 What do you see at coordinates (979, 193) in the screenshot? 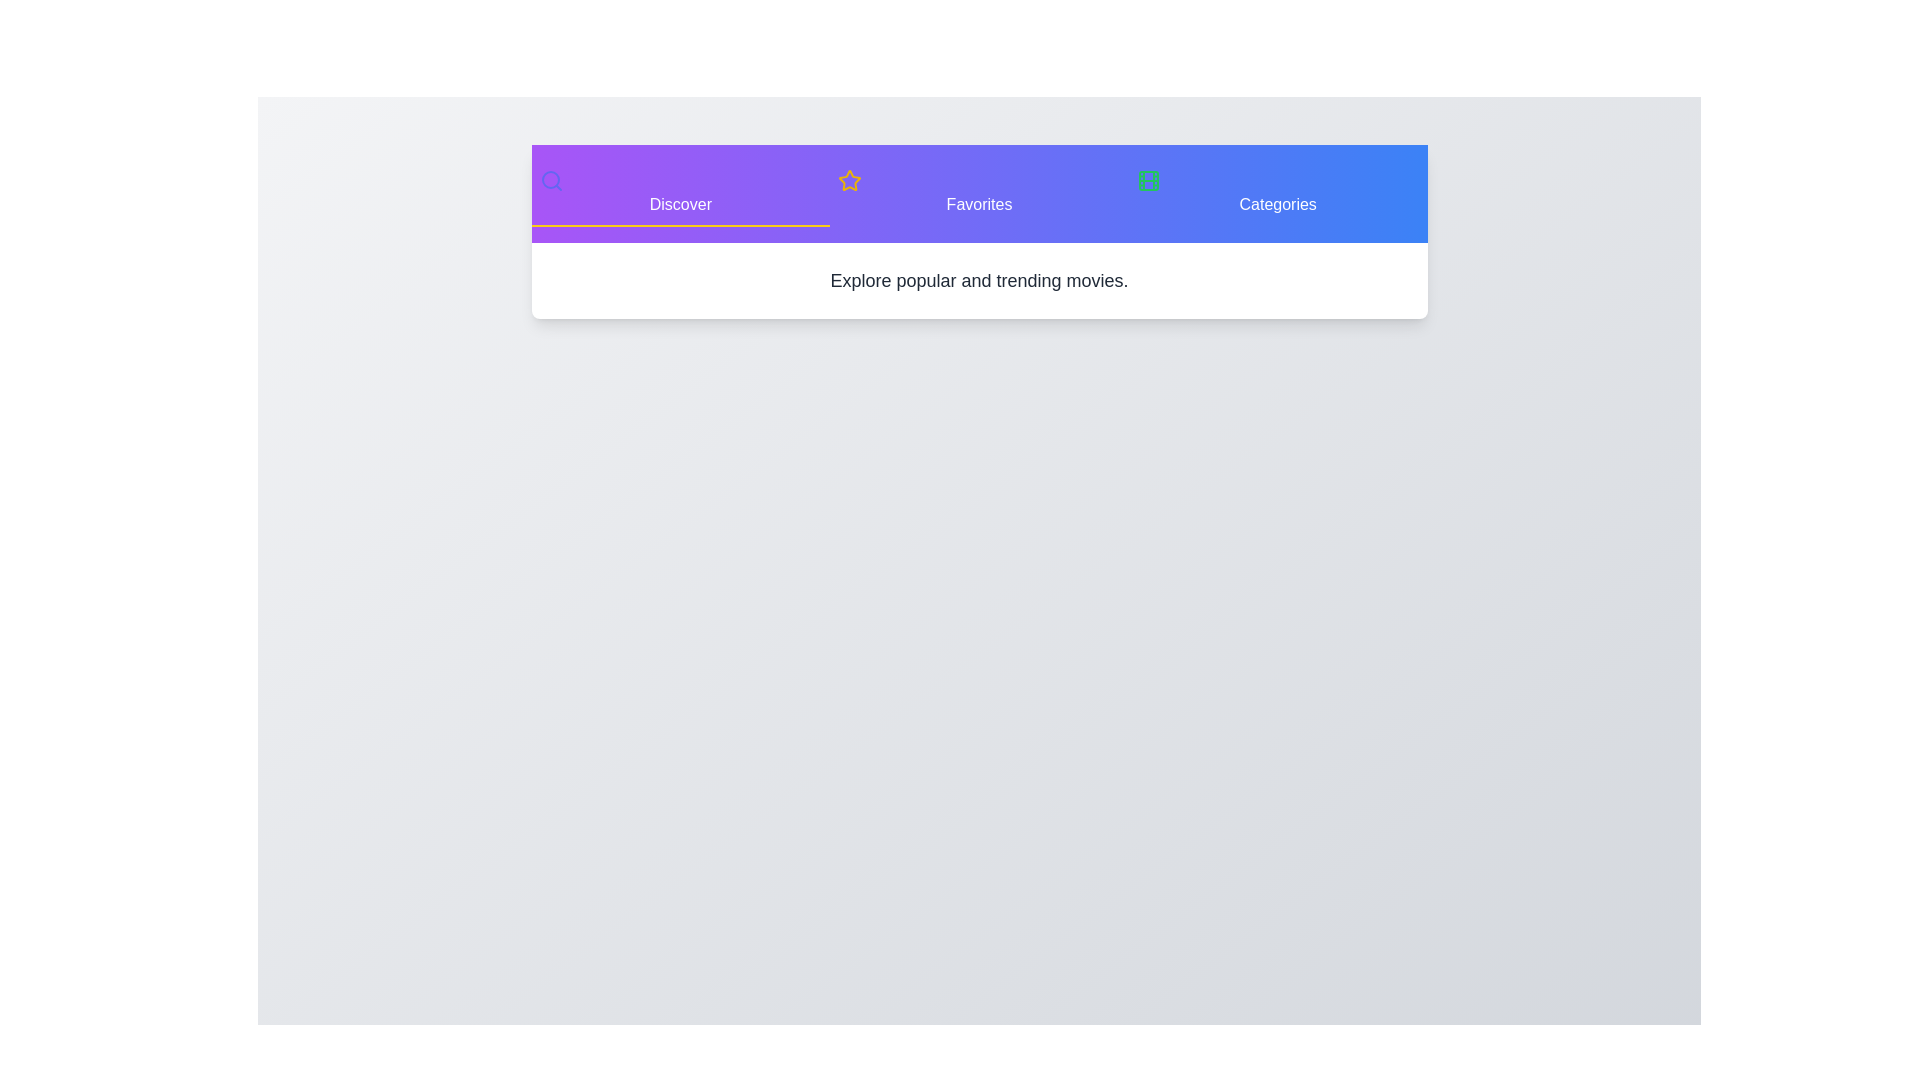
I see `the tab button labeled Favorites to switch to that tab` at bounding box center [979, 193].